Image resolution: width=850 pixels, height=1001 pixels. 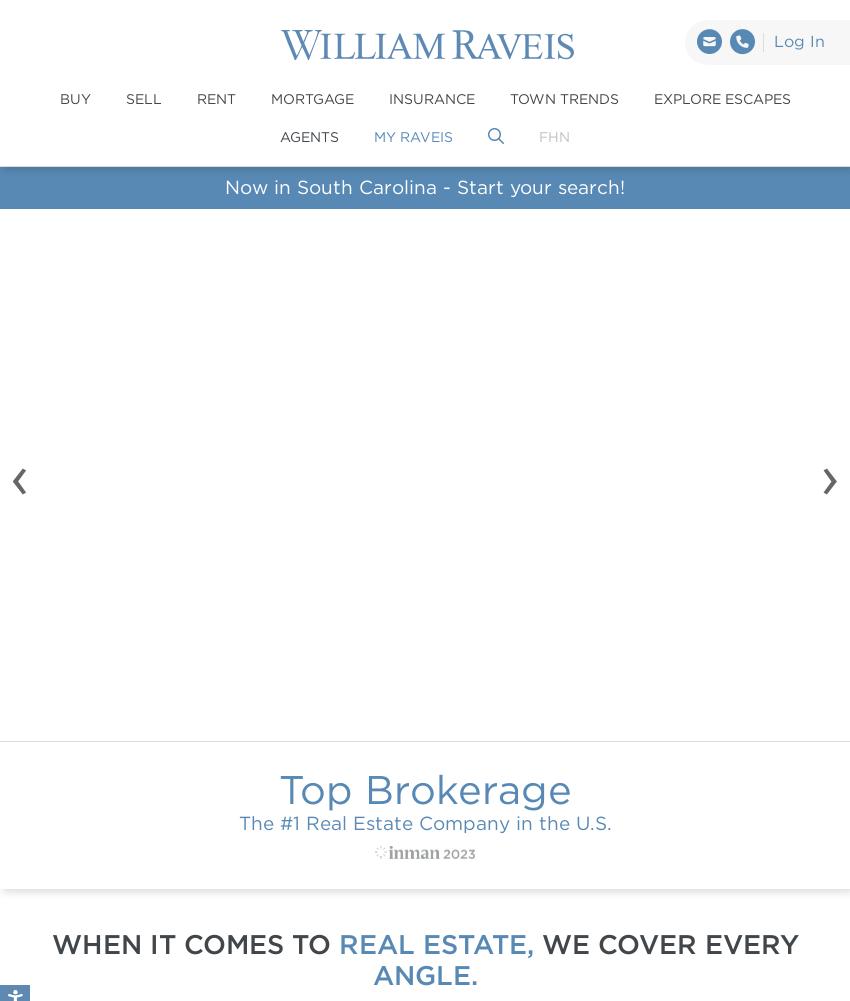 I want to click on 'we cover every', so click(x=665, y=942).